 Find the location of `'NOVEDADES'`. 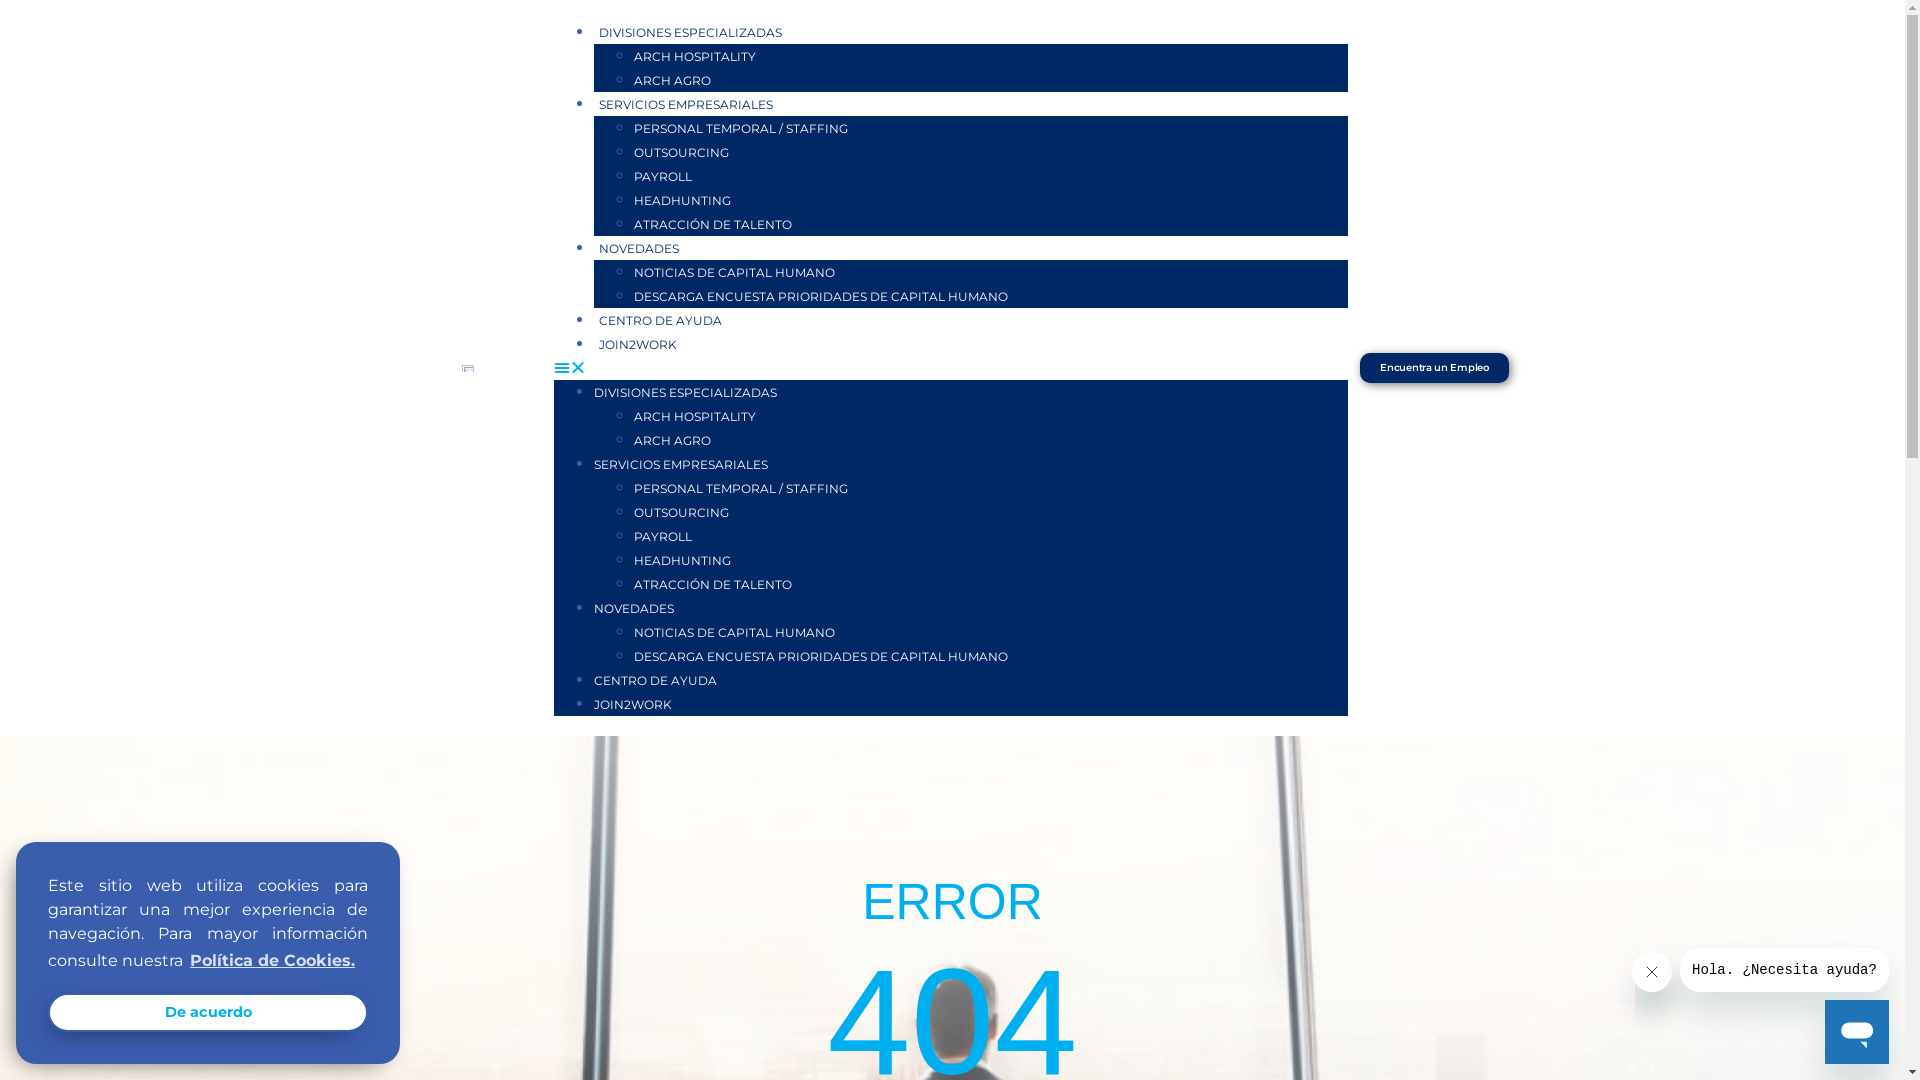

'NOVEDADES' is located at coordinates (593, 247).